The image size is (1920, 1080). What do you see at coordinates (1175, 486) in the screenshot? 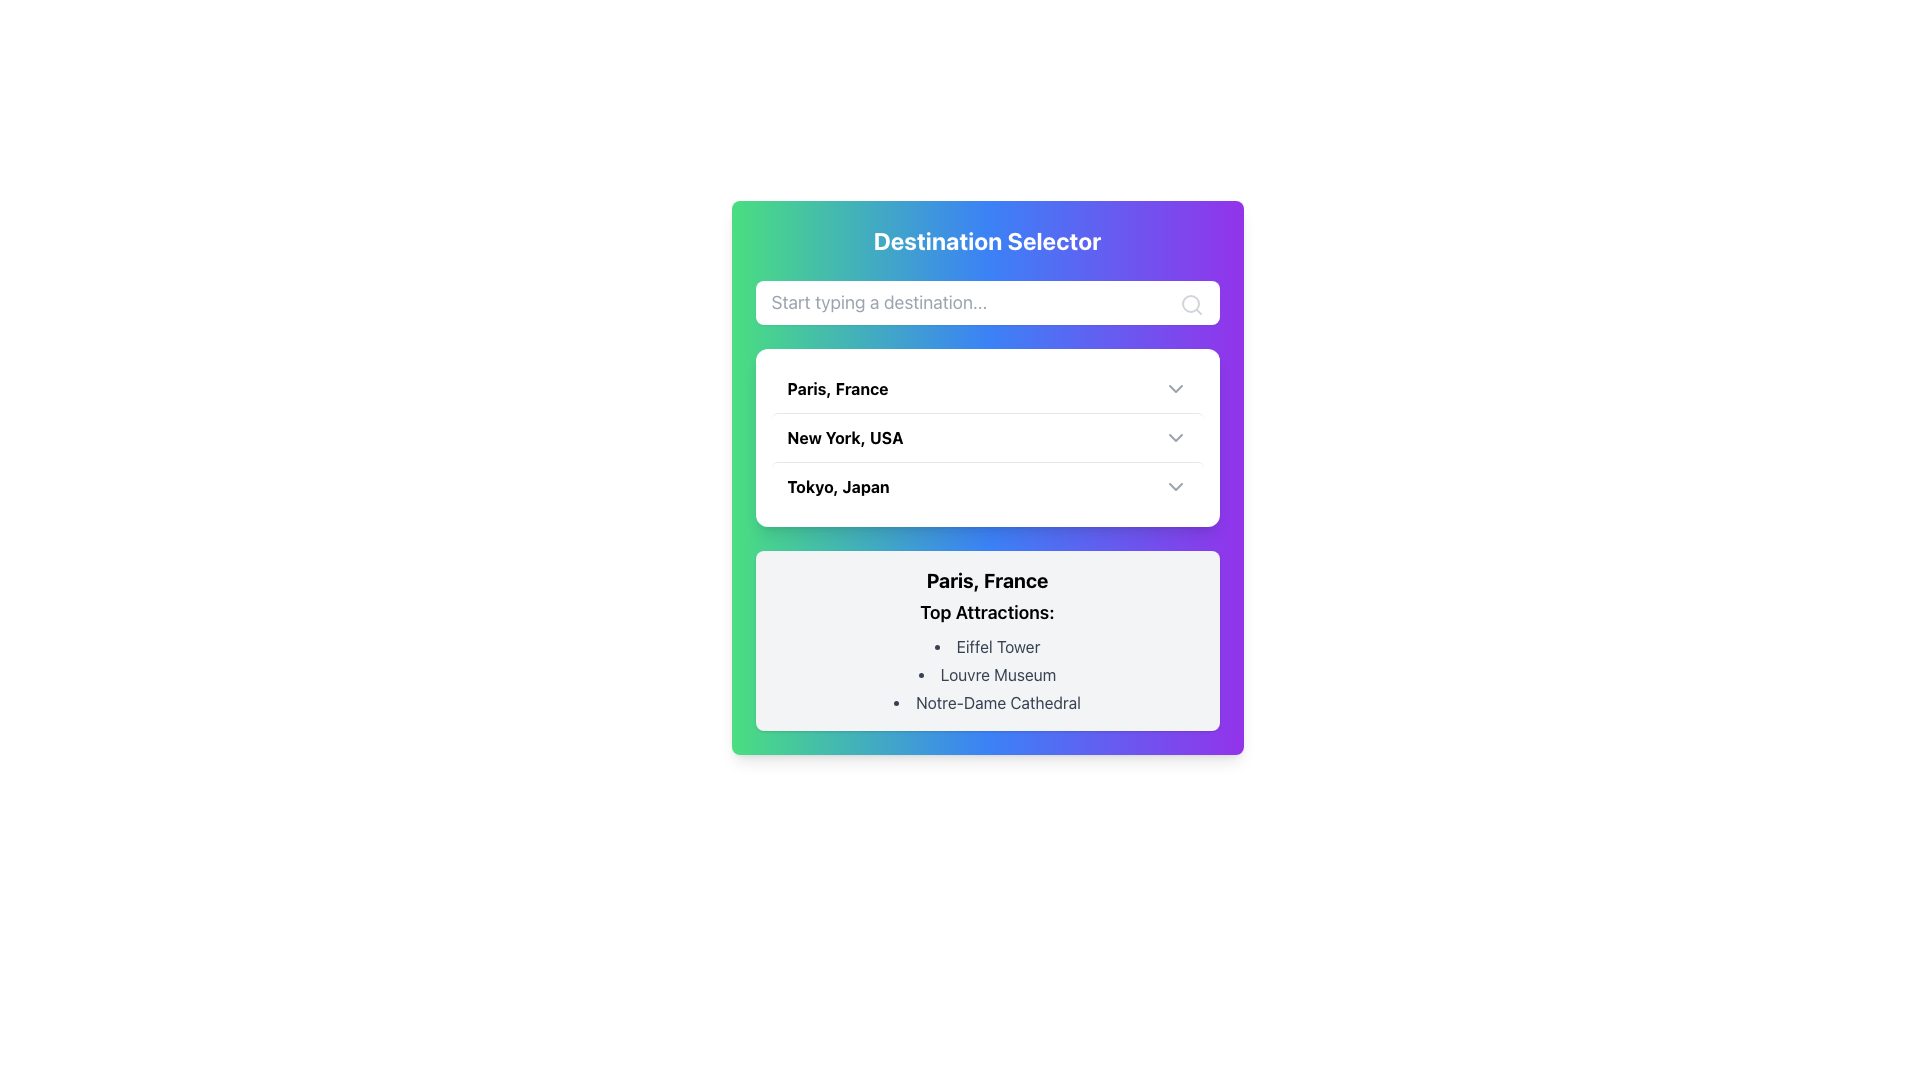
I see `the dropdown indicator icon for the 'Tokyo, Japan' option, which is located to the far right of the label, indicating expandable options` at bounding box center [1175, 486].